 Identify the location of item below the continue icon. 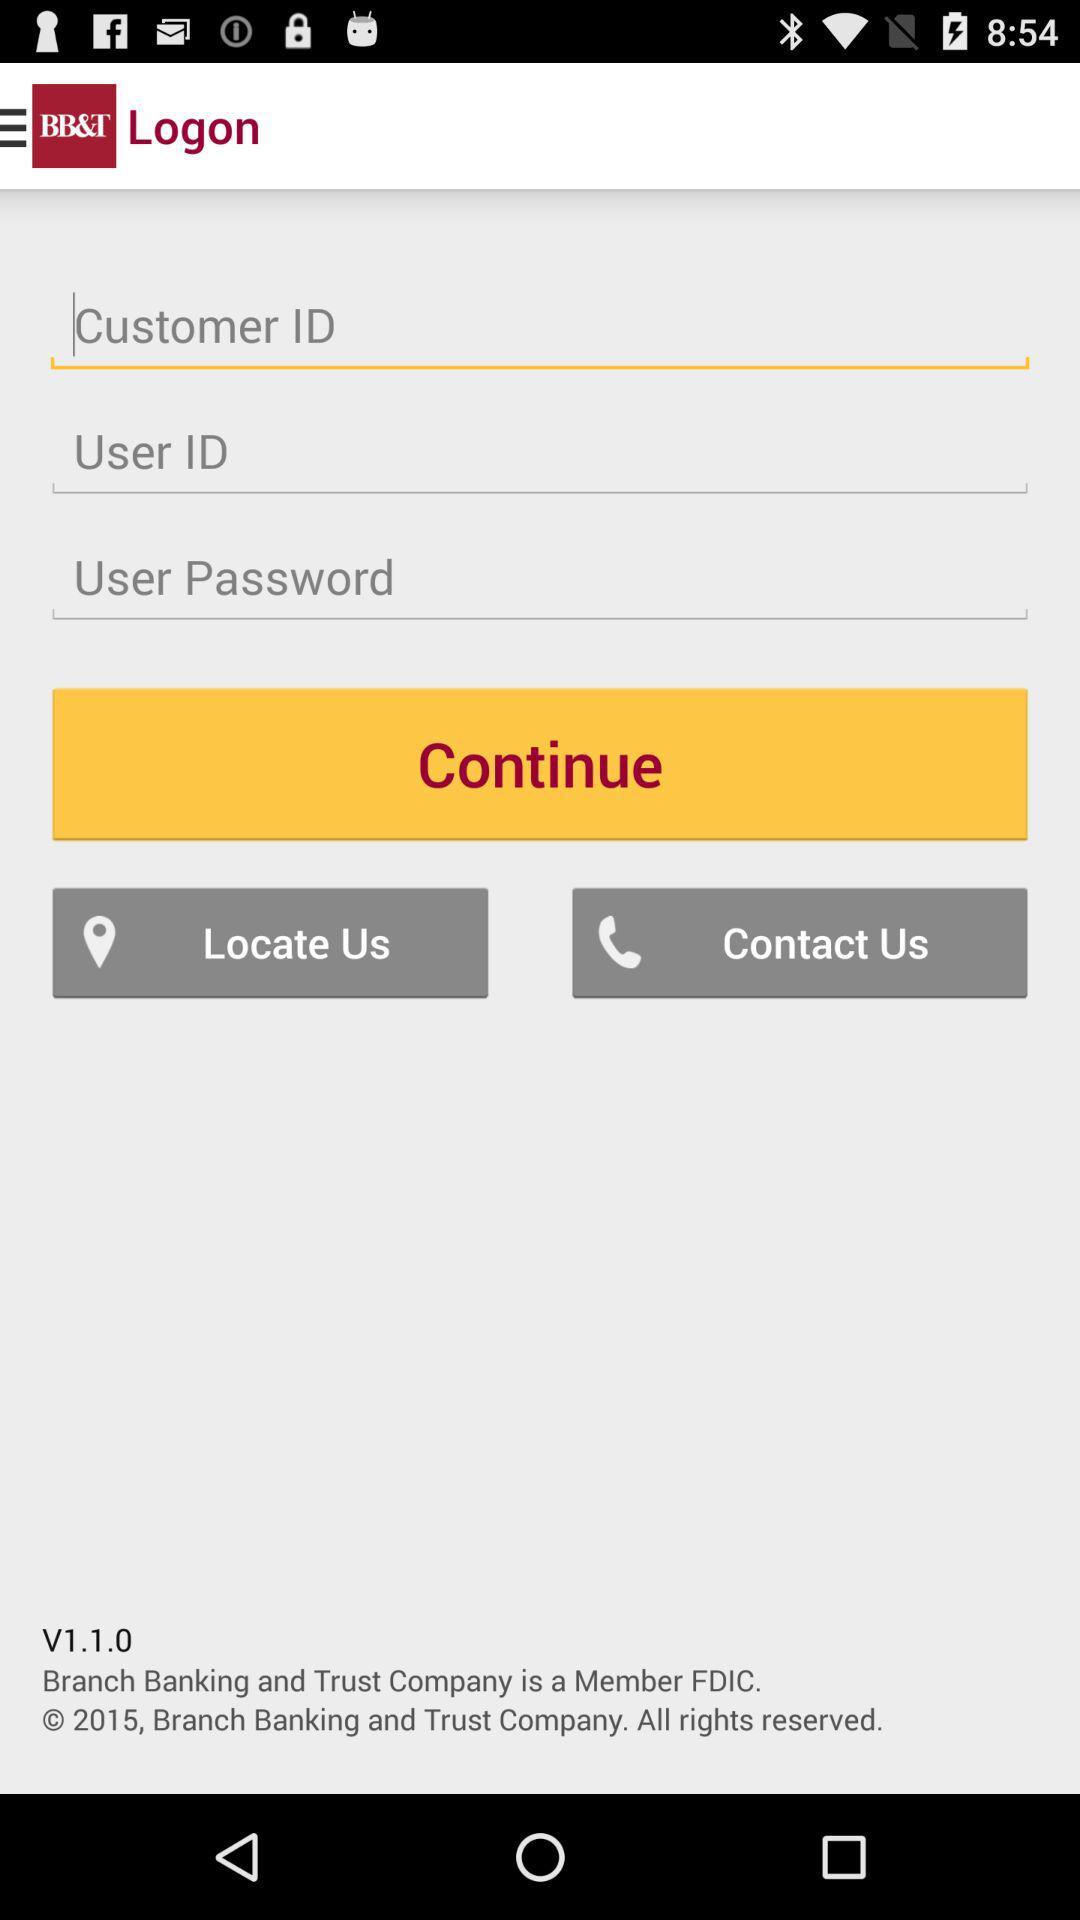
(798, 941).